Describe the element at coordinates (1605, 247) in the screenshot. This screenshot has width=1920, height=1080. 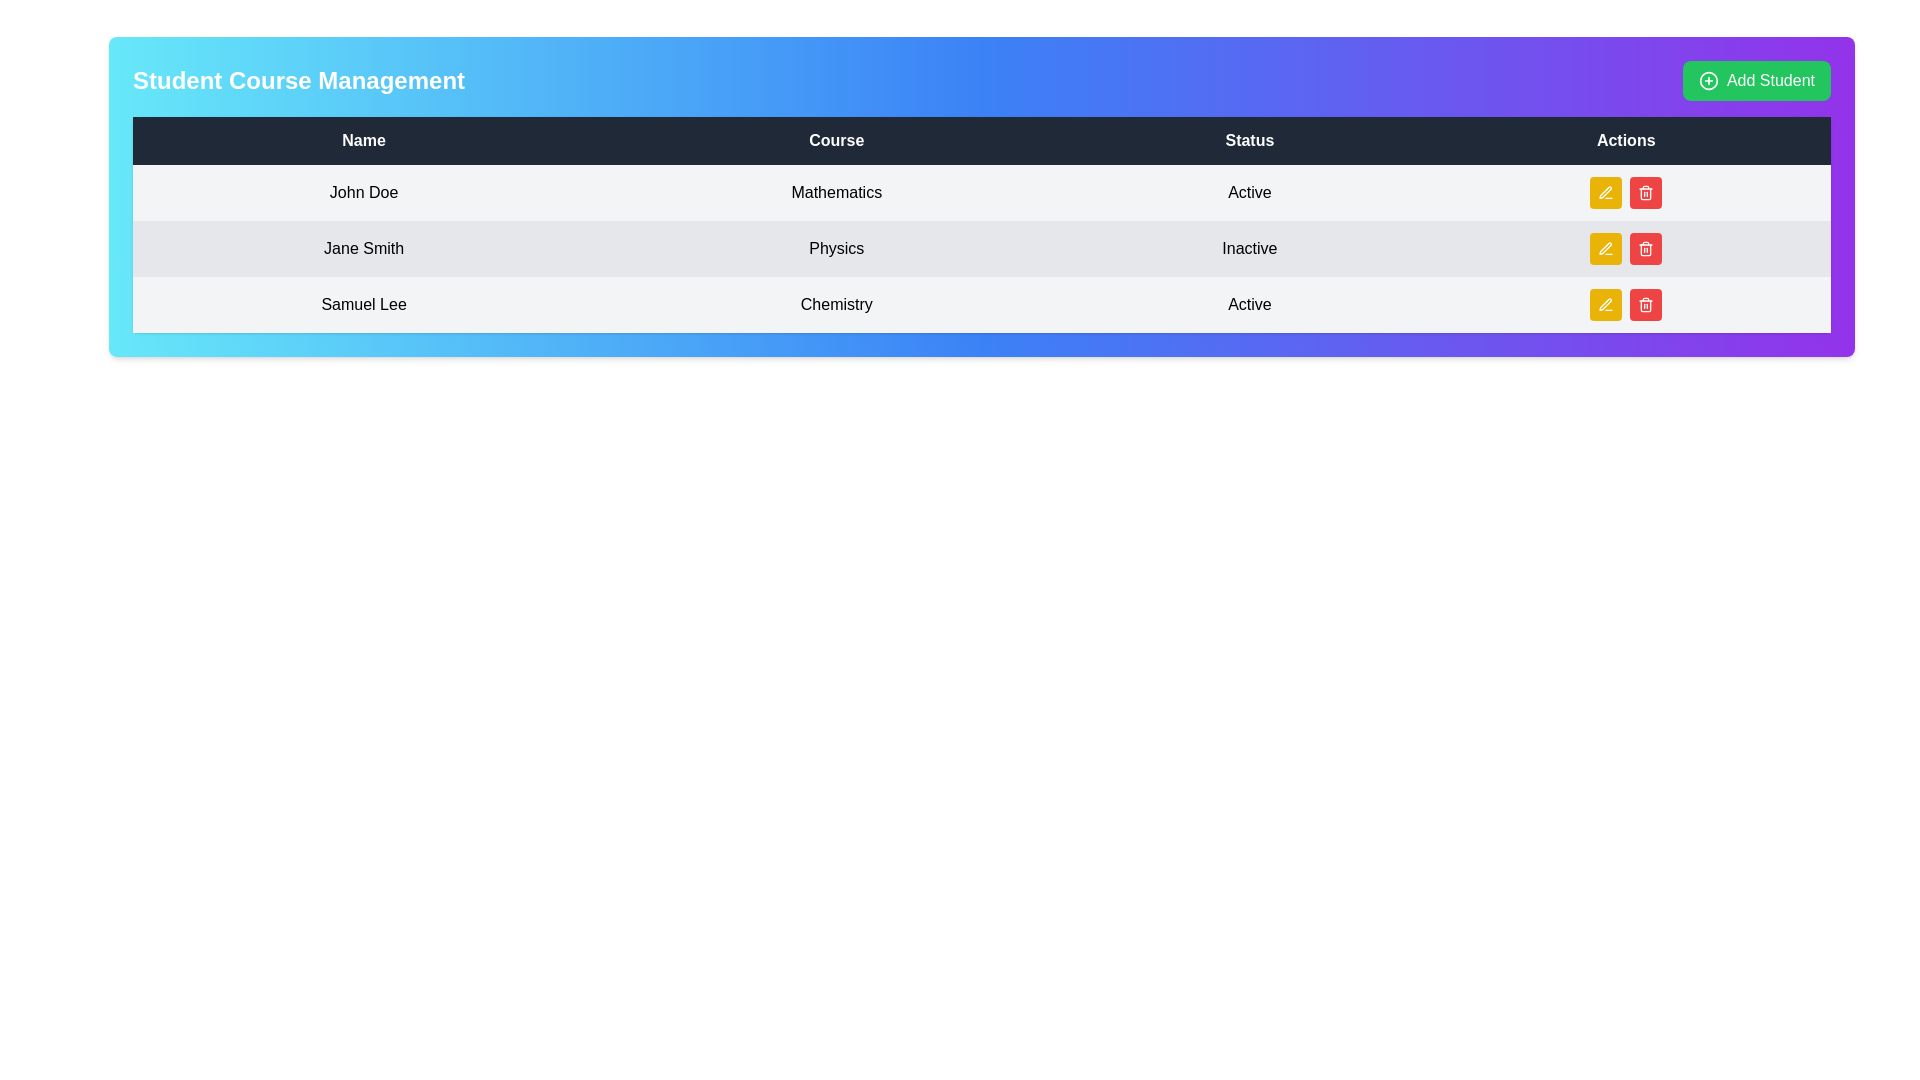
I see `the leftmost part of the yellow pen icon in the second row of the 'Actions' column to initiate editing` at that location.